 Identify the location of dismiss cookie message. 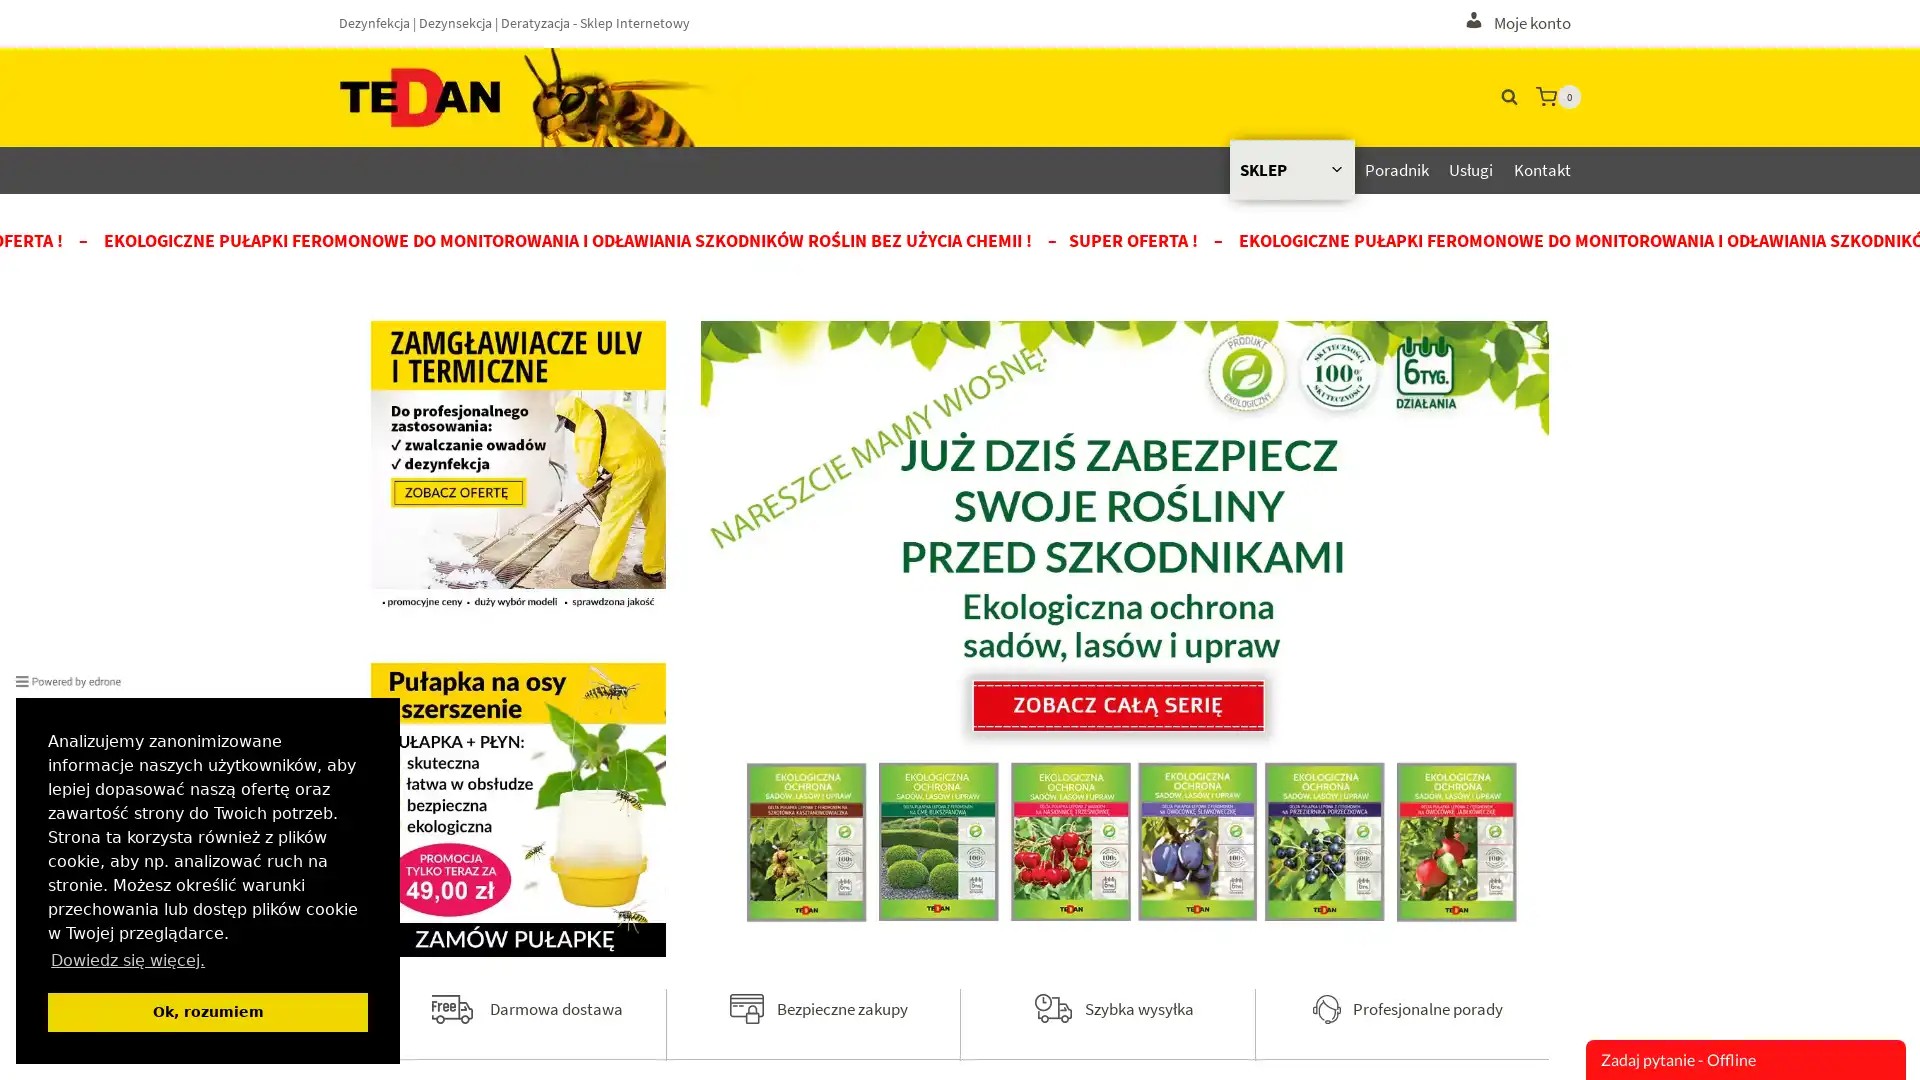
(207, 1011).